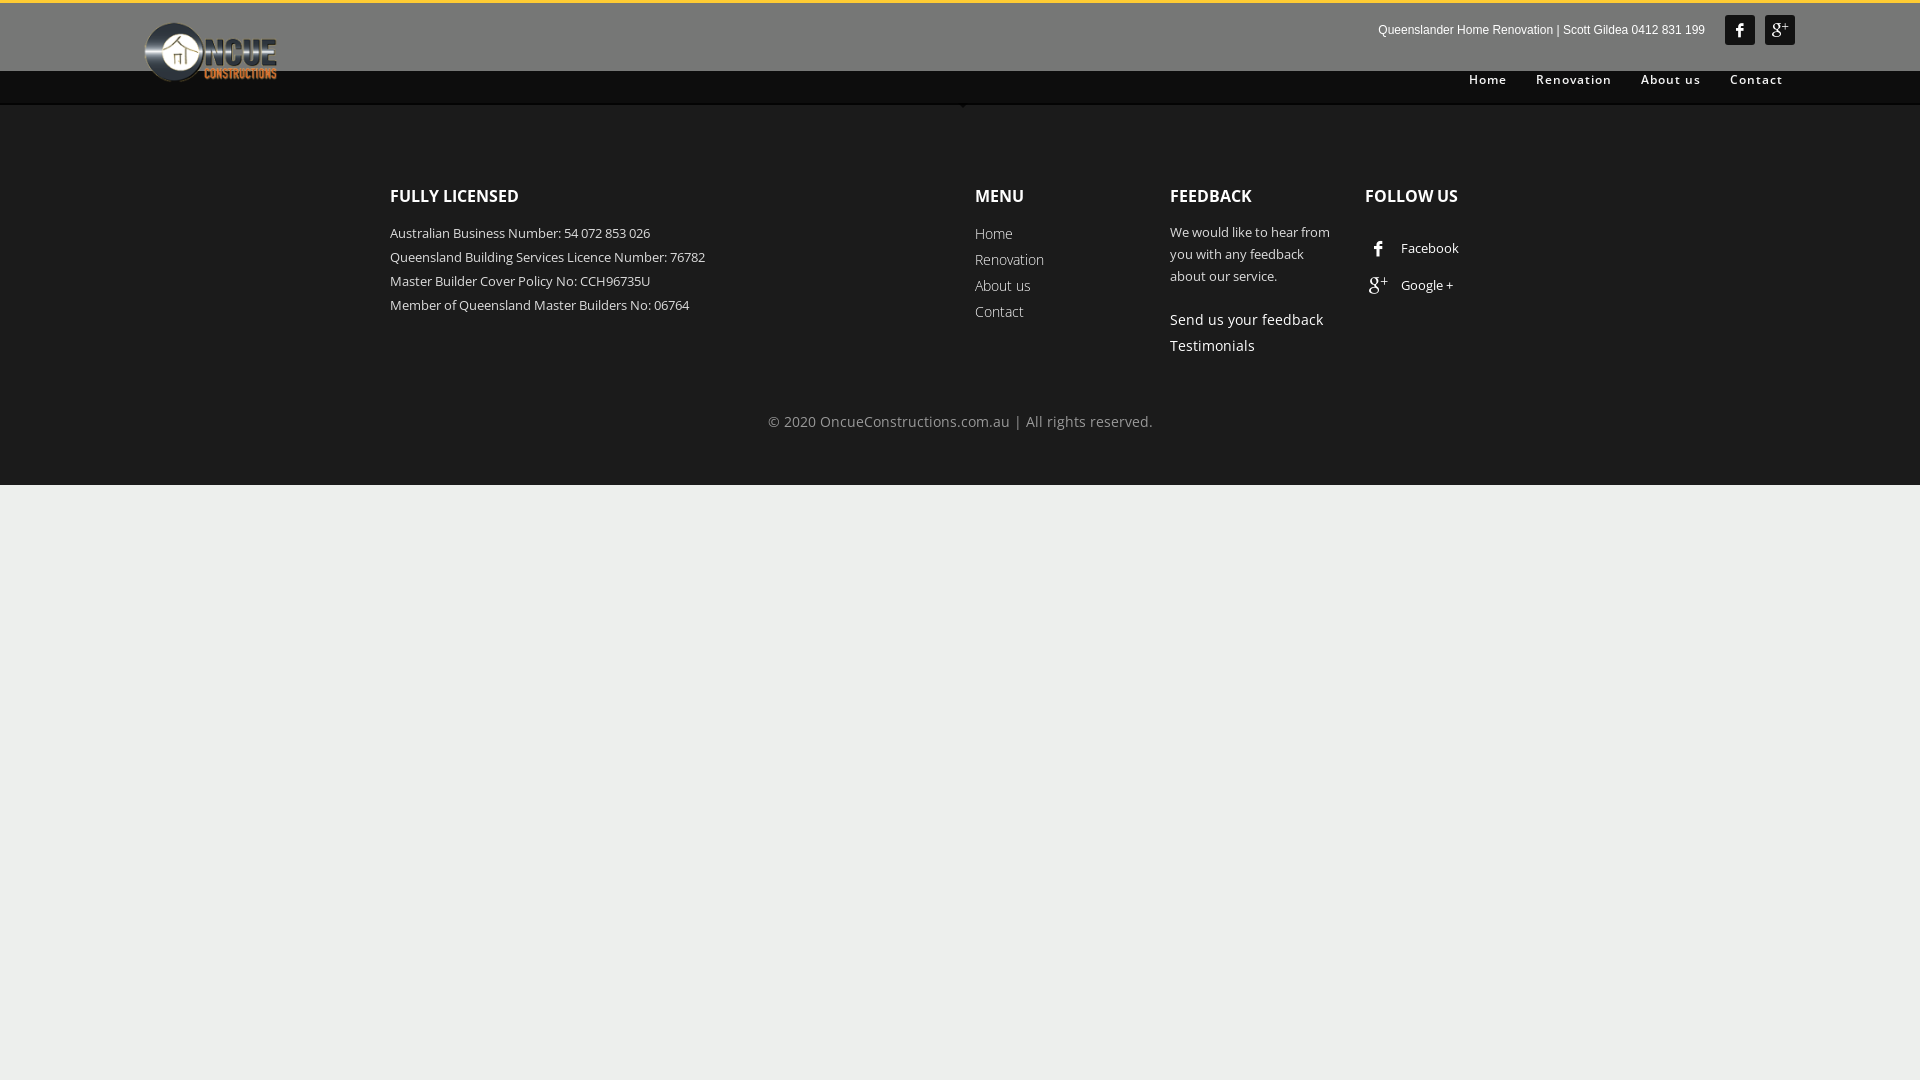  I want to click on 'Facebook', so click(1412, 245).